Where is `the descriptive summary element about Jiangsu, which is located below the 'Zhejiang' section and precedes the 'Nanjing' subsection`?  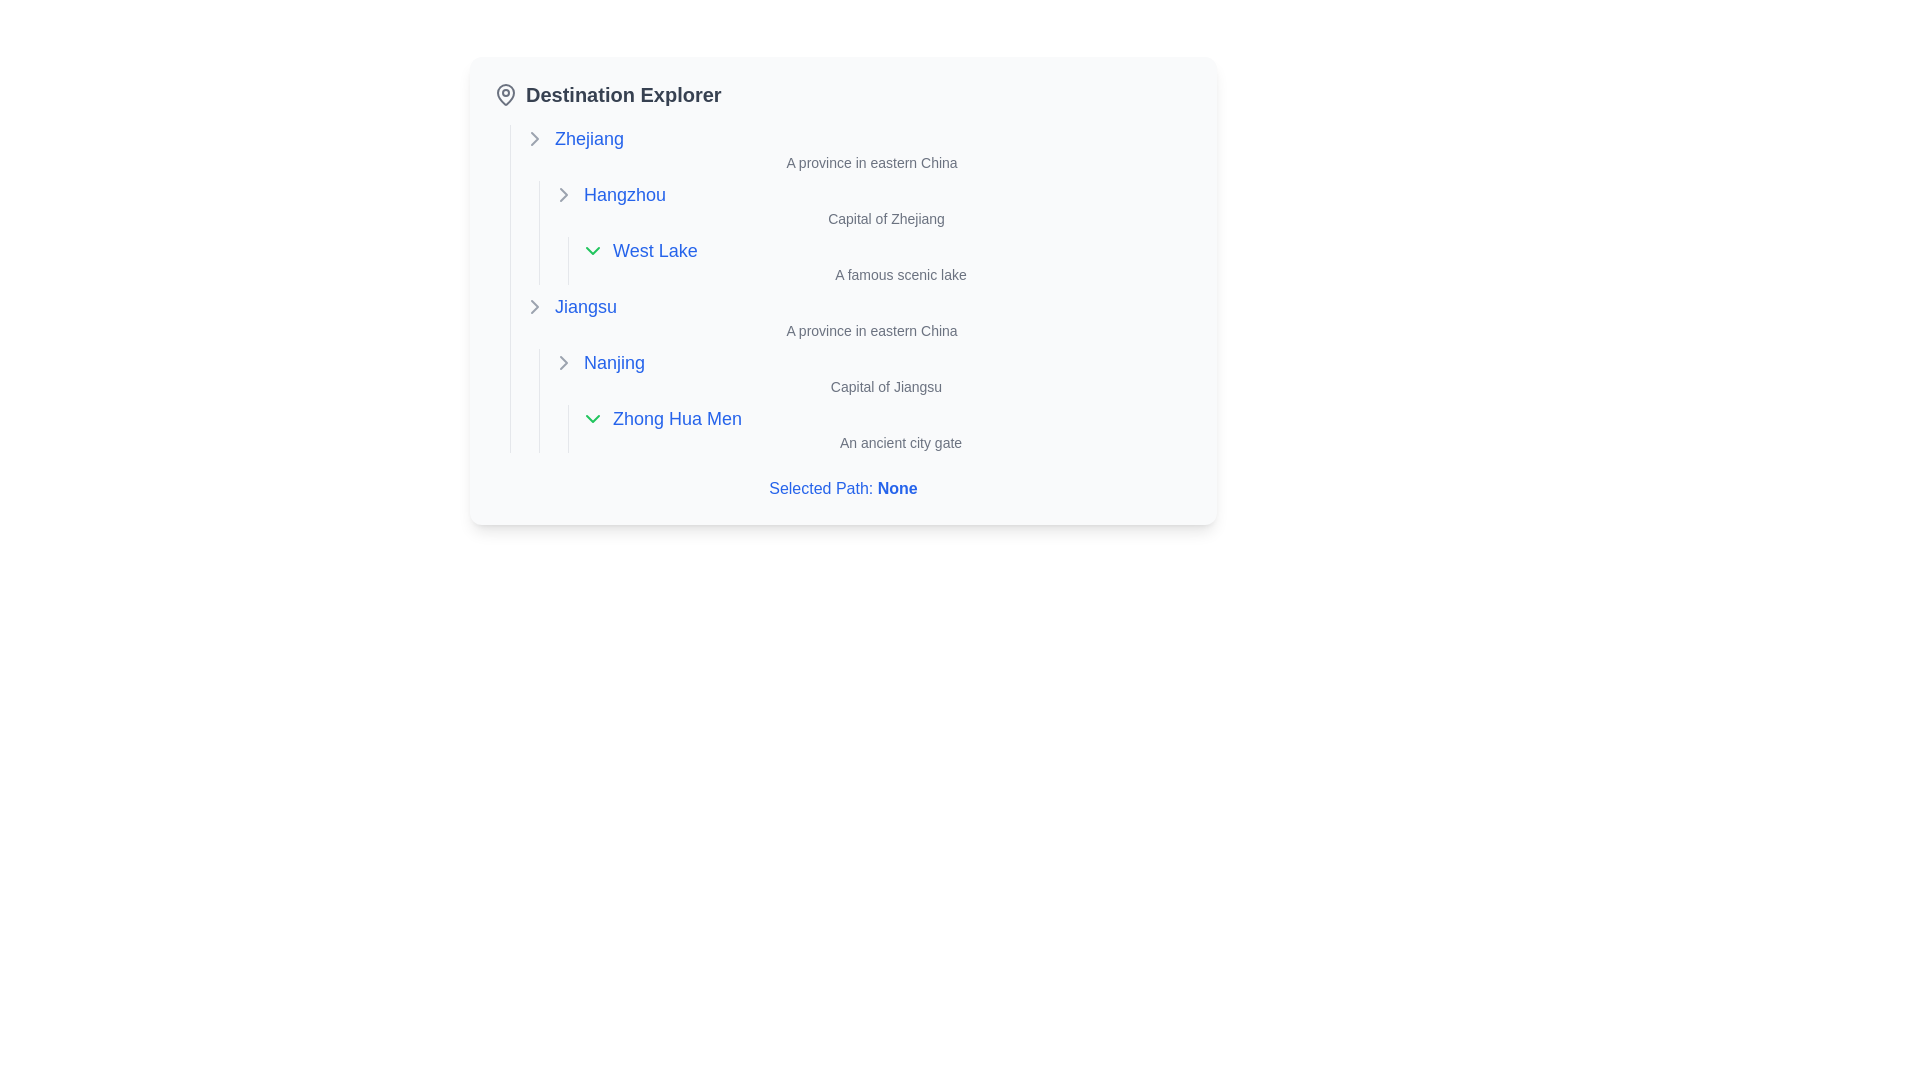
the descriptive summary element about Jiangsu, which is located below the 'Zhejiang' section and precedes the 'Nanjing' subsection is located at coordinates (858, 373).